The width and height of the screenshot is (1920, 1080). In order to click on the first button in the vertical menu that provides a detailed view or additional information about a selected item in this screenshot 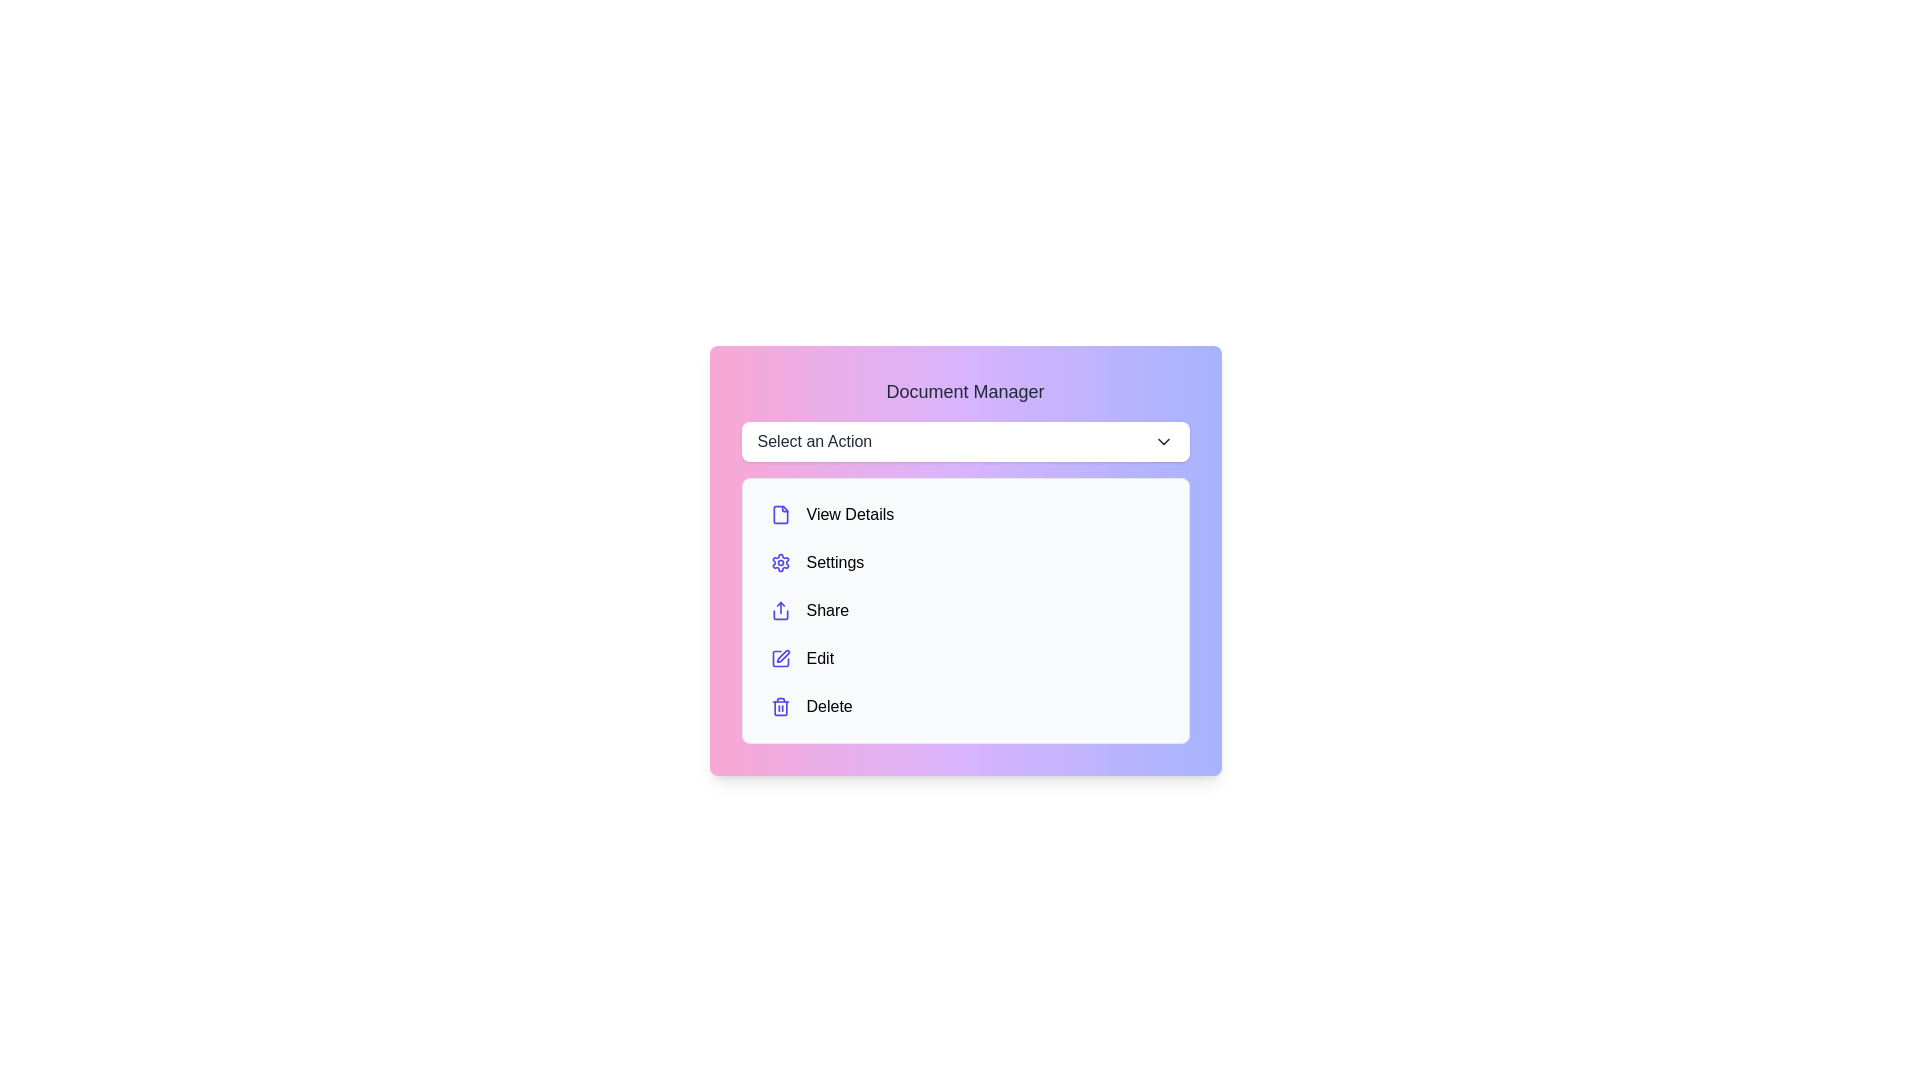, I will do `click(965, 514)`.